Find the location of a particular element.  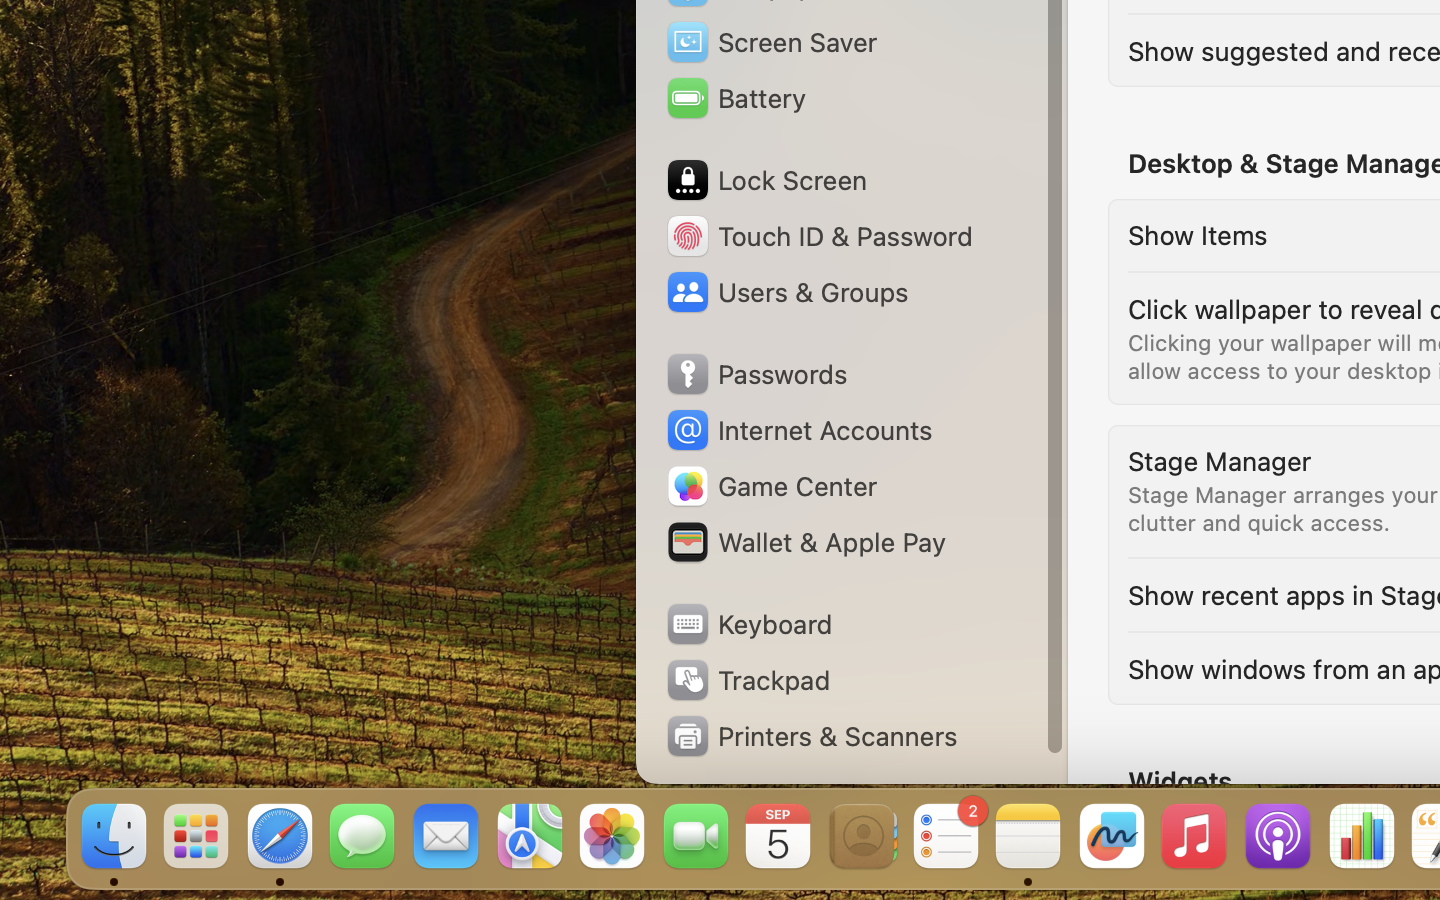

'Stage Manager' is located at coordinates (1218, 458).